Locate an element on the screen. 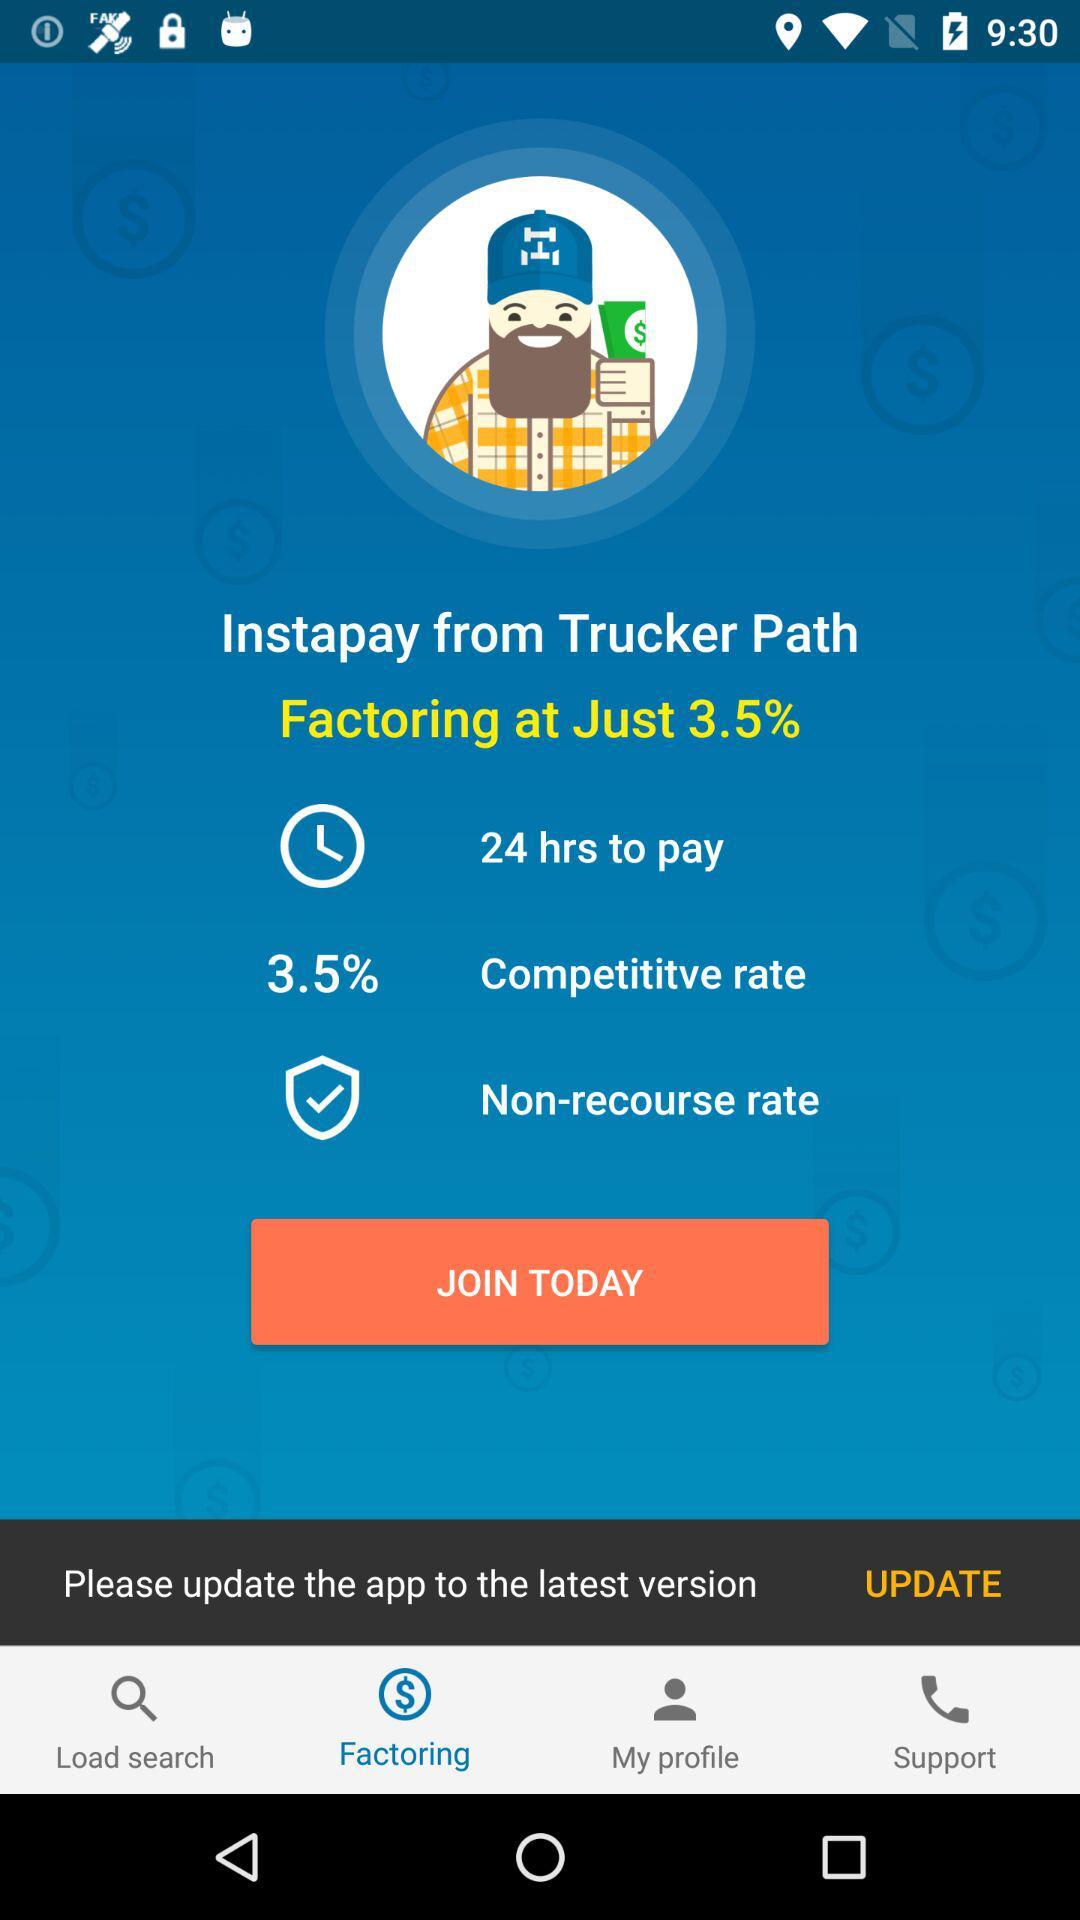 The image size is (1080, 1920). the item to the left of the factoring item is located at coordinates (135, 1719).